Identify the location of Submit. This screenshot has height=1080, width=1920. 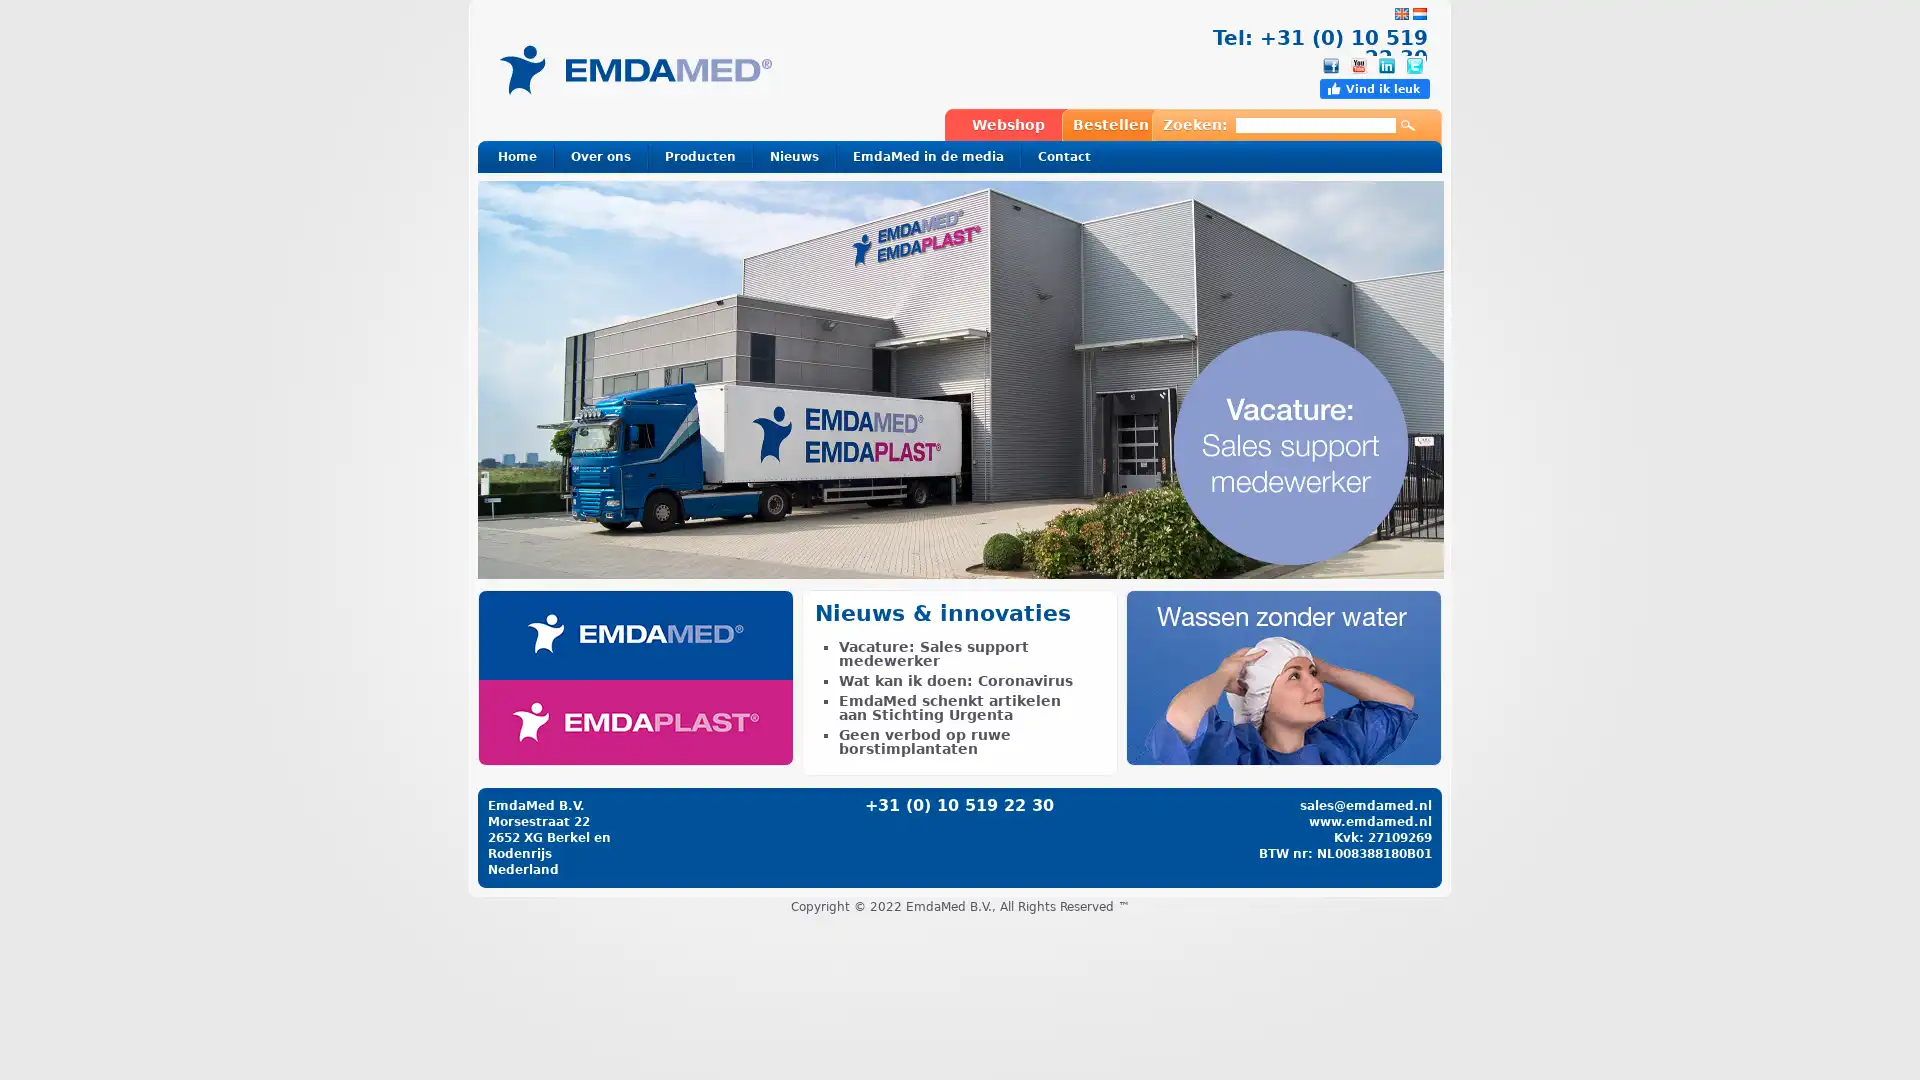
(1406, 126).